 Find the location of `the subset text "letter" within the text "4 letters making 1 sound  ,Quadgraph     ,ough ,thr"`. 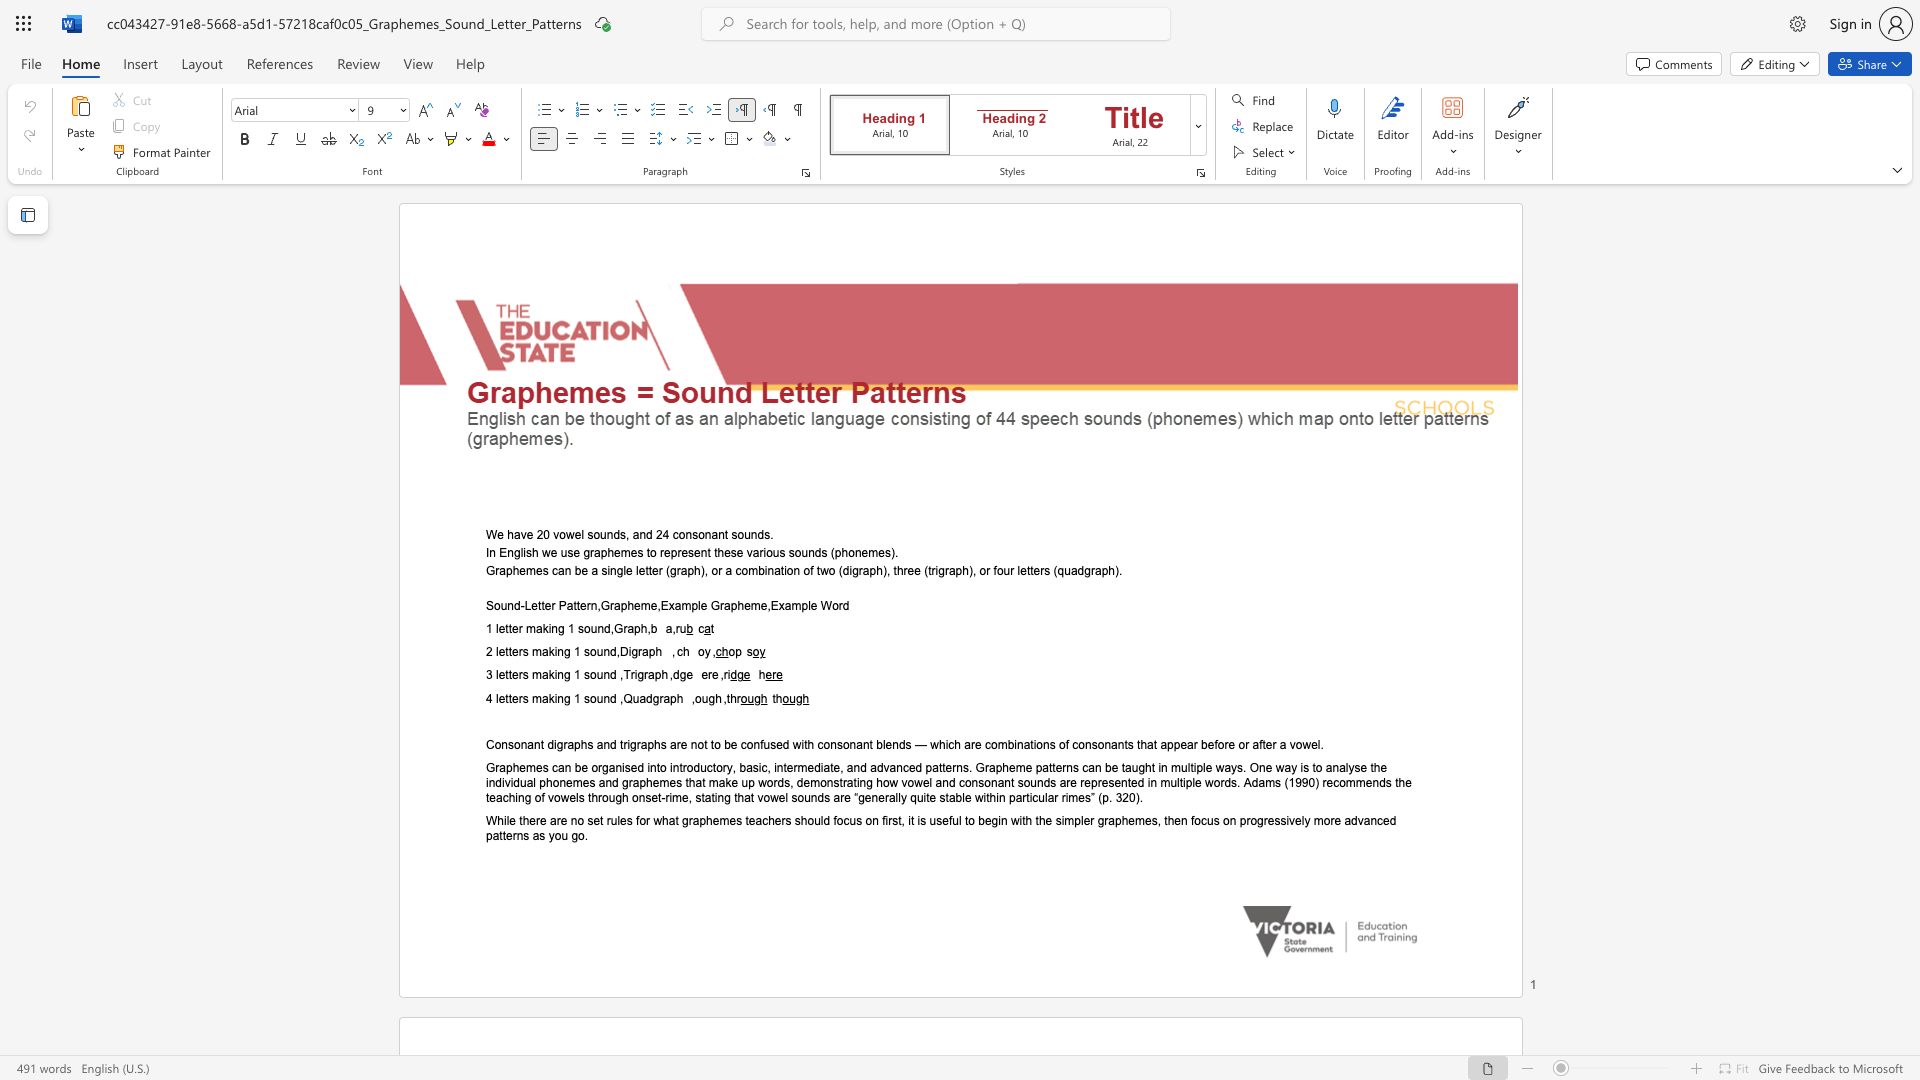

the subset text "letter" within the text "4 letters making 1 sound  ,Quadgraph     ,ough ,thr" is located at coordinates (495, 697).